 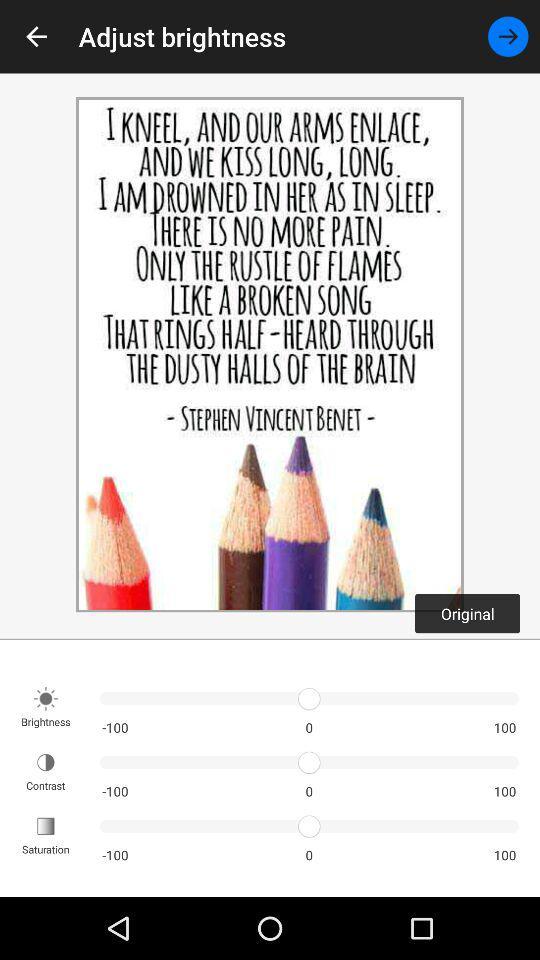 I want to click on item to the right of the adjust brightness, so click(x=508, y=35).